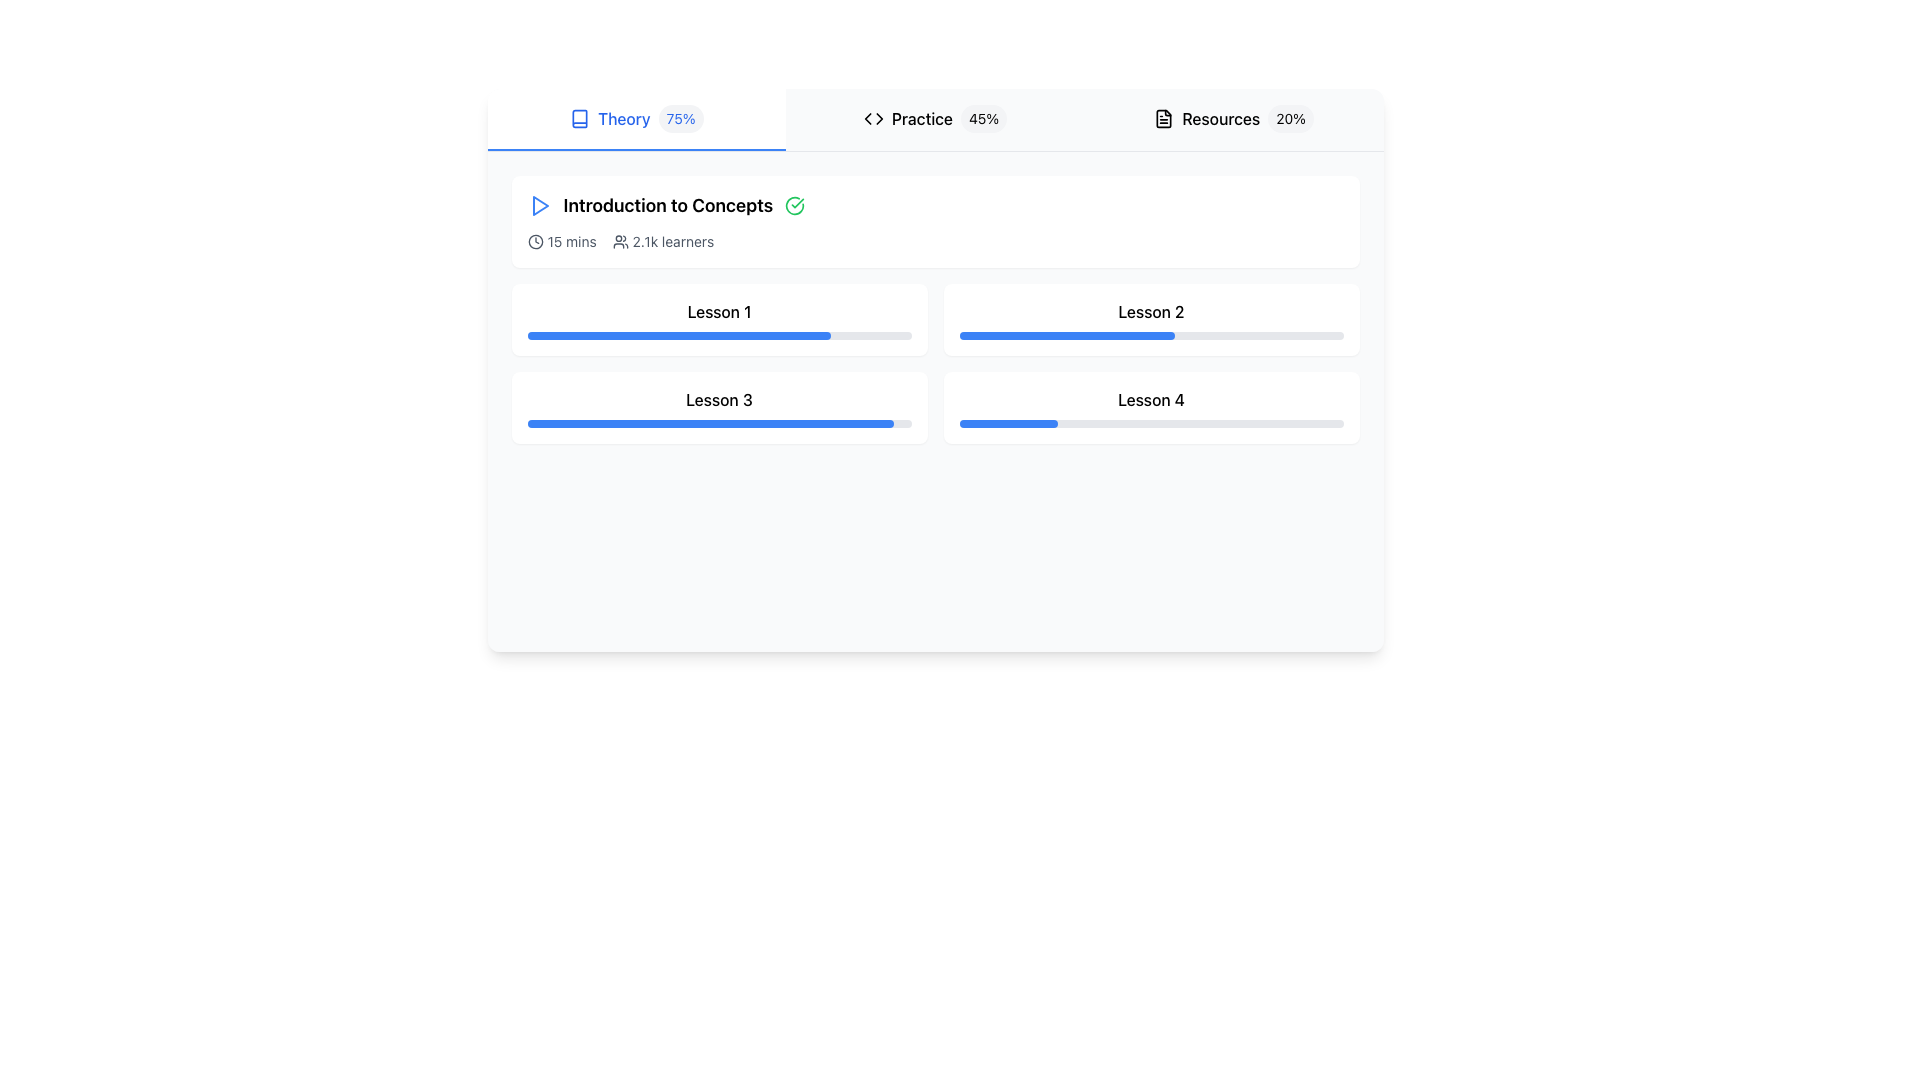  I want to click on the progress bar located below the text block labeled 'Lesson 1', which indicates the completion percentage of the associated activity or lesson, so click(719, 334).